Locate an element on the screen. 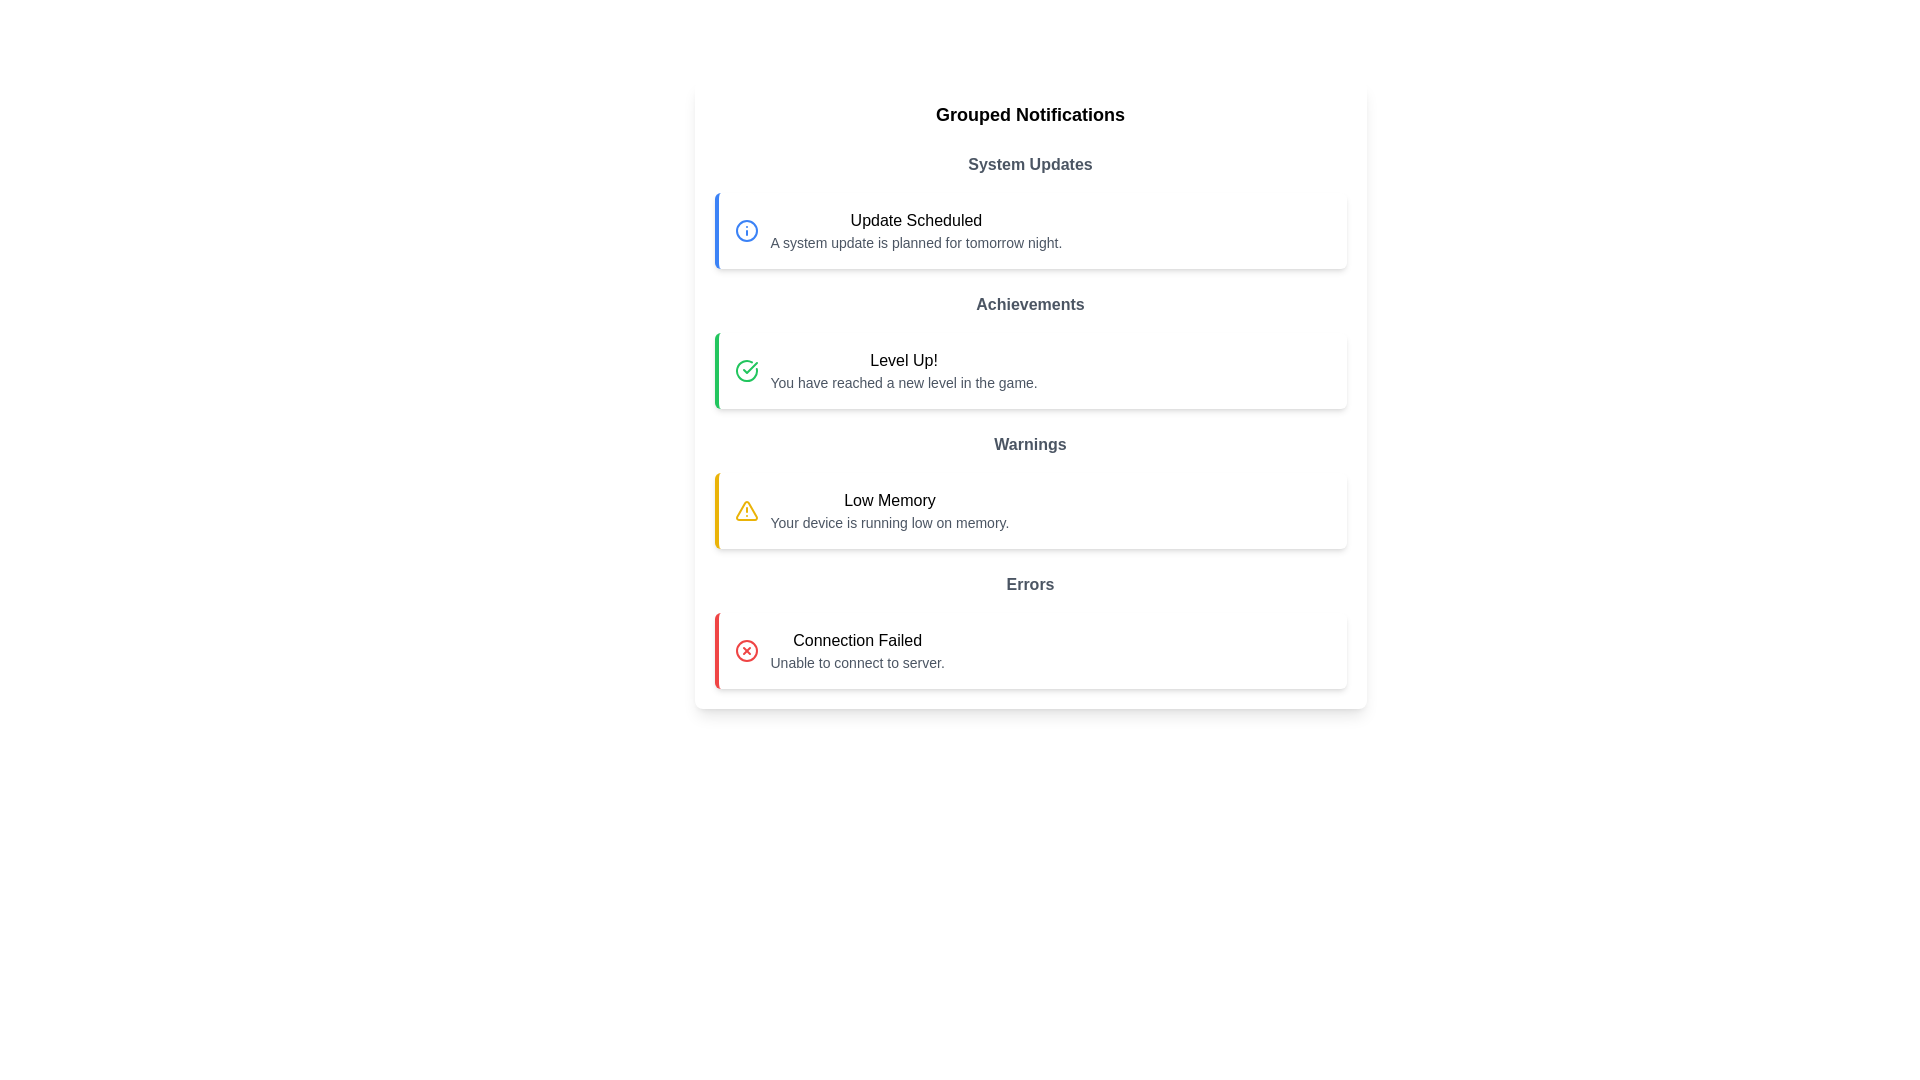  the Static Text element that provides details about the 'Level Up!' notification, located beneath the header text in the green-bordered 'Achievements' group is located at coordinates (903, 382).